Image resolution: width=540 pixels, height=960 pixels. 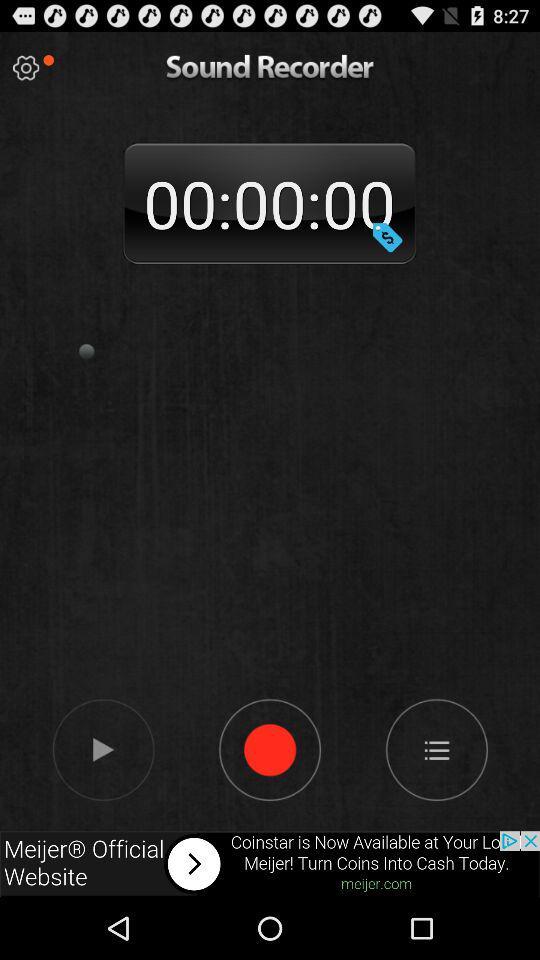 What do you see at coordinates (103, 748) in the screenshot?
I see `the recording` at bounding box center [103, 748].